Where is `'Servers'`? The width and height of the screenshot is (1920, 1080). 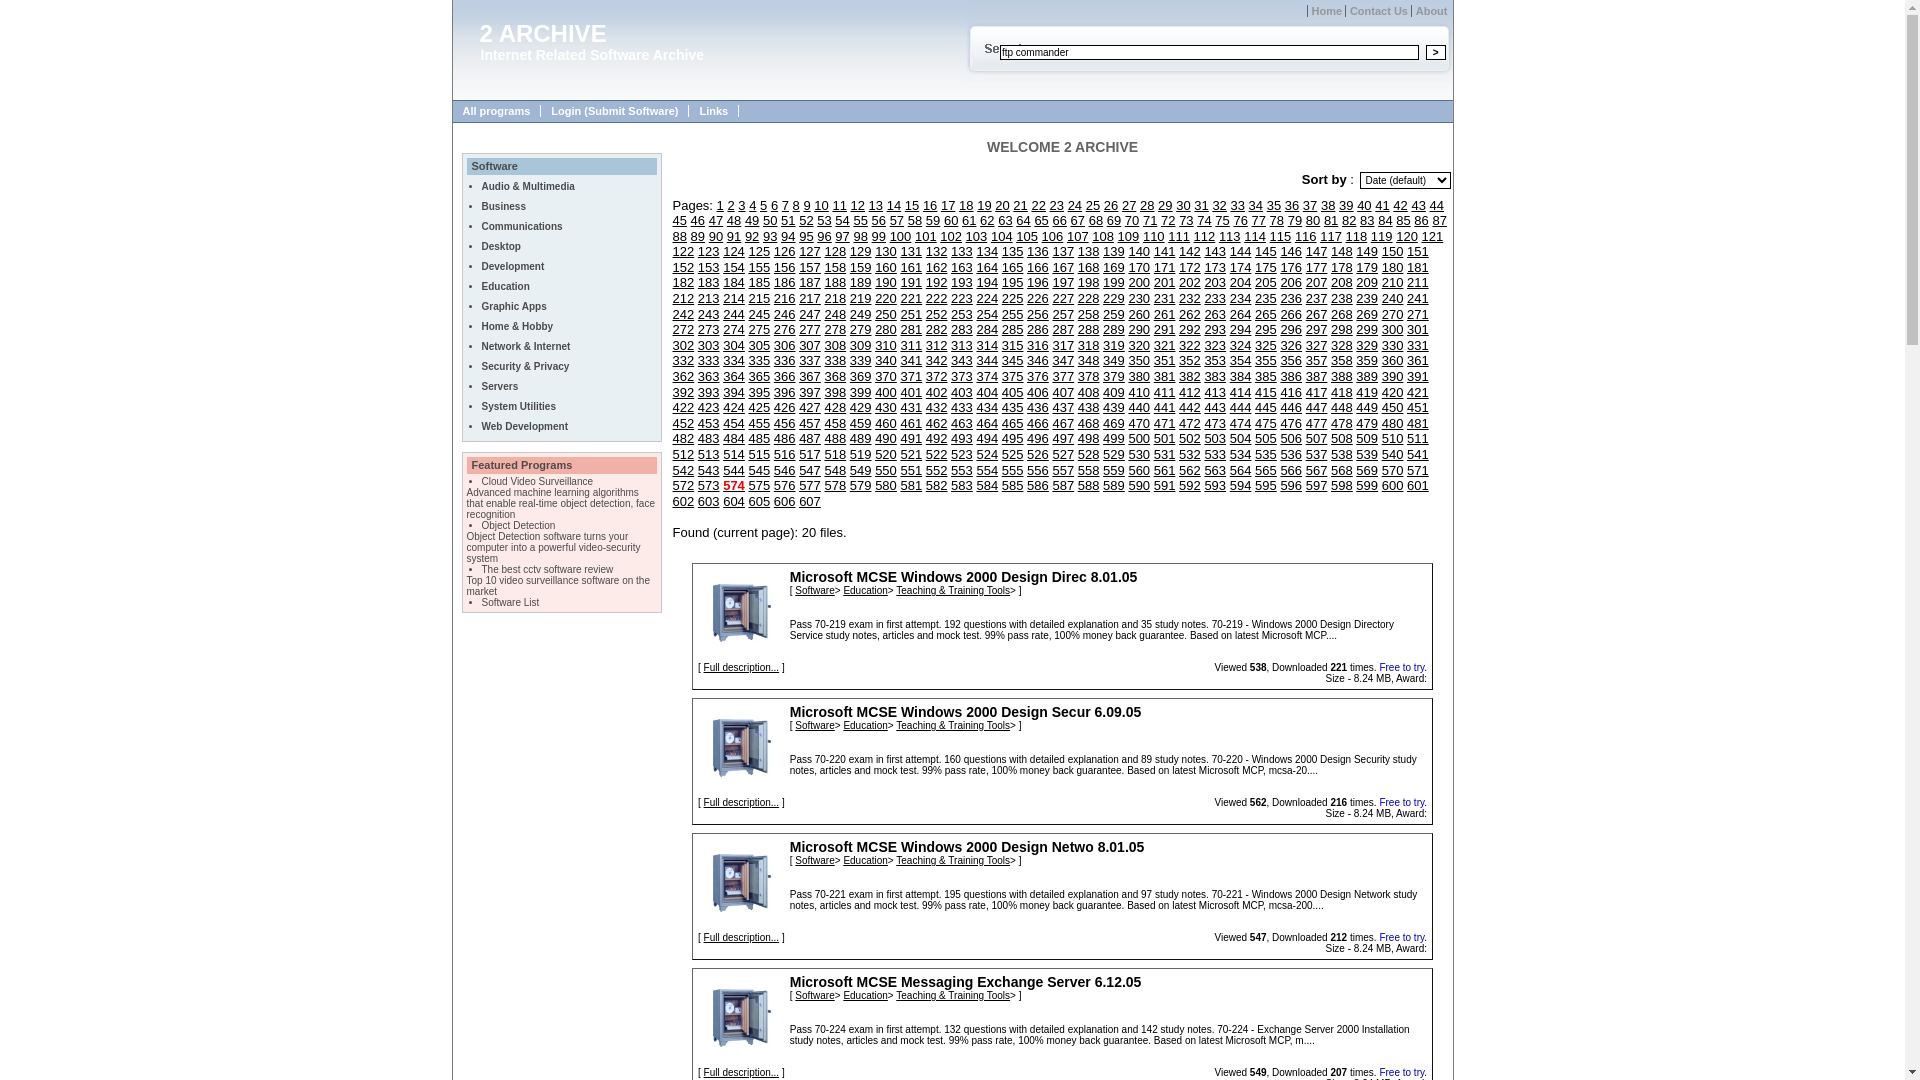 'Servers' is located at coordinates (500, 386).